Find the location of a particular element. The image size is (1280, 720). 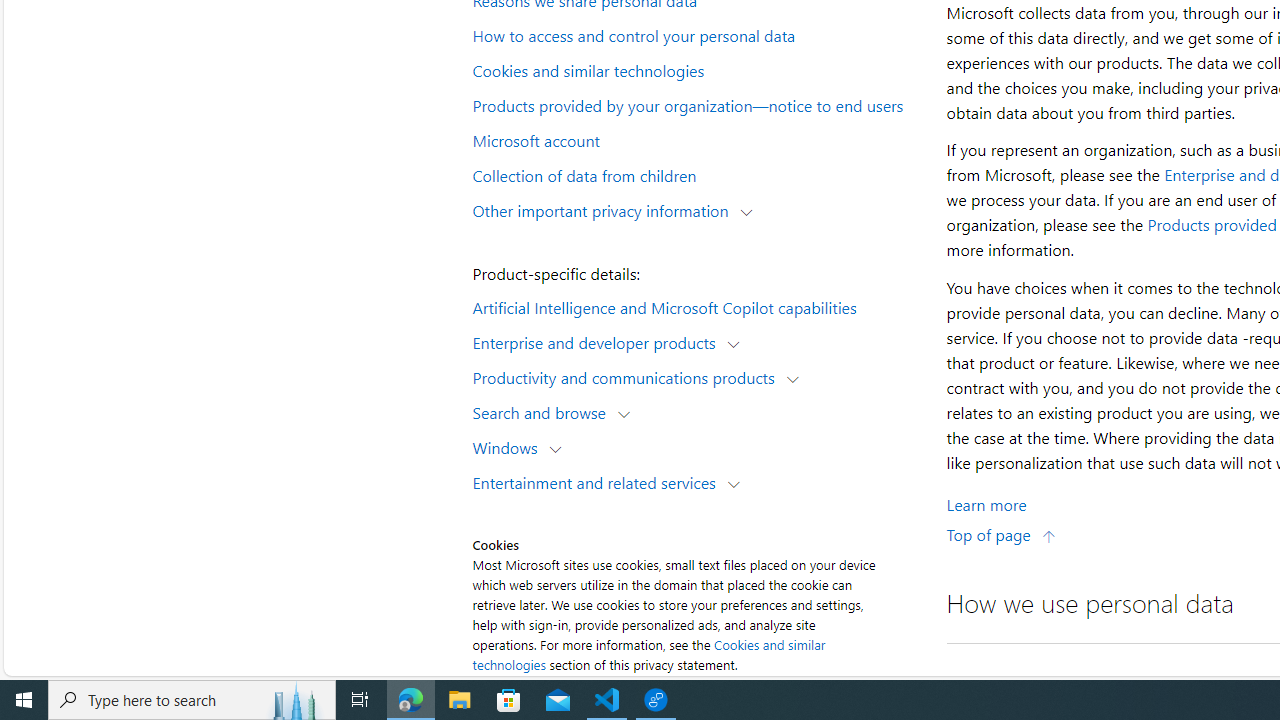

'Productivity and communications products' is located at coordinates (627, 376).